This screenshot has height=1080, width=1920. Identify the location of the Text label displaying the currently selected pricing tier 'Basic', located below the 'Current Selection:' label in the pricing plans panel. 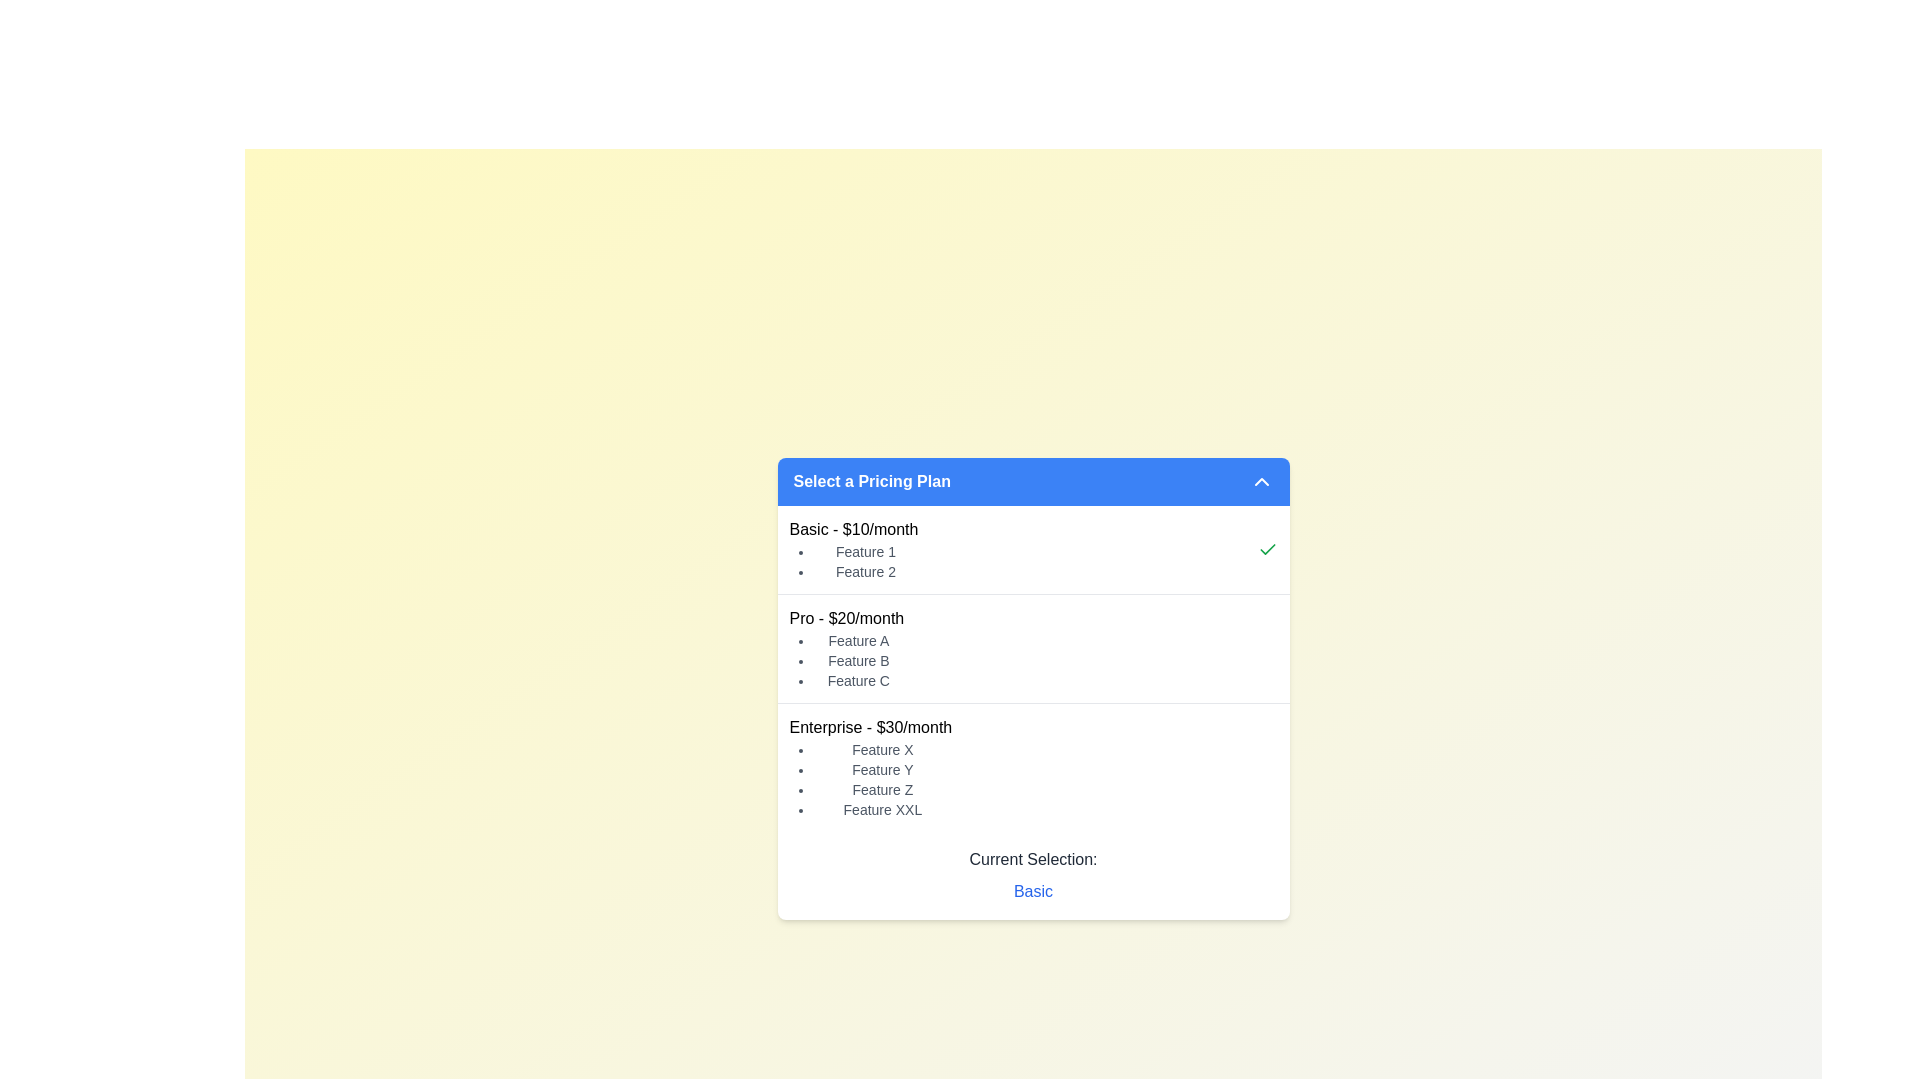
(1033, 890).